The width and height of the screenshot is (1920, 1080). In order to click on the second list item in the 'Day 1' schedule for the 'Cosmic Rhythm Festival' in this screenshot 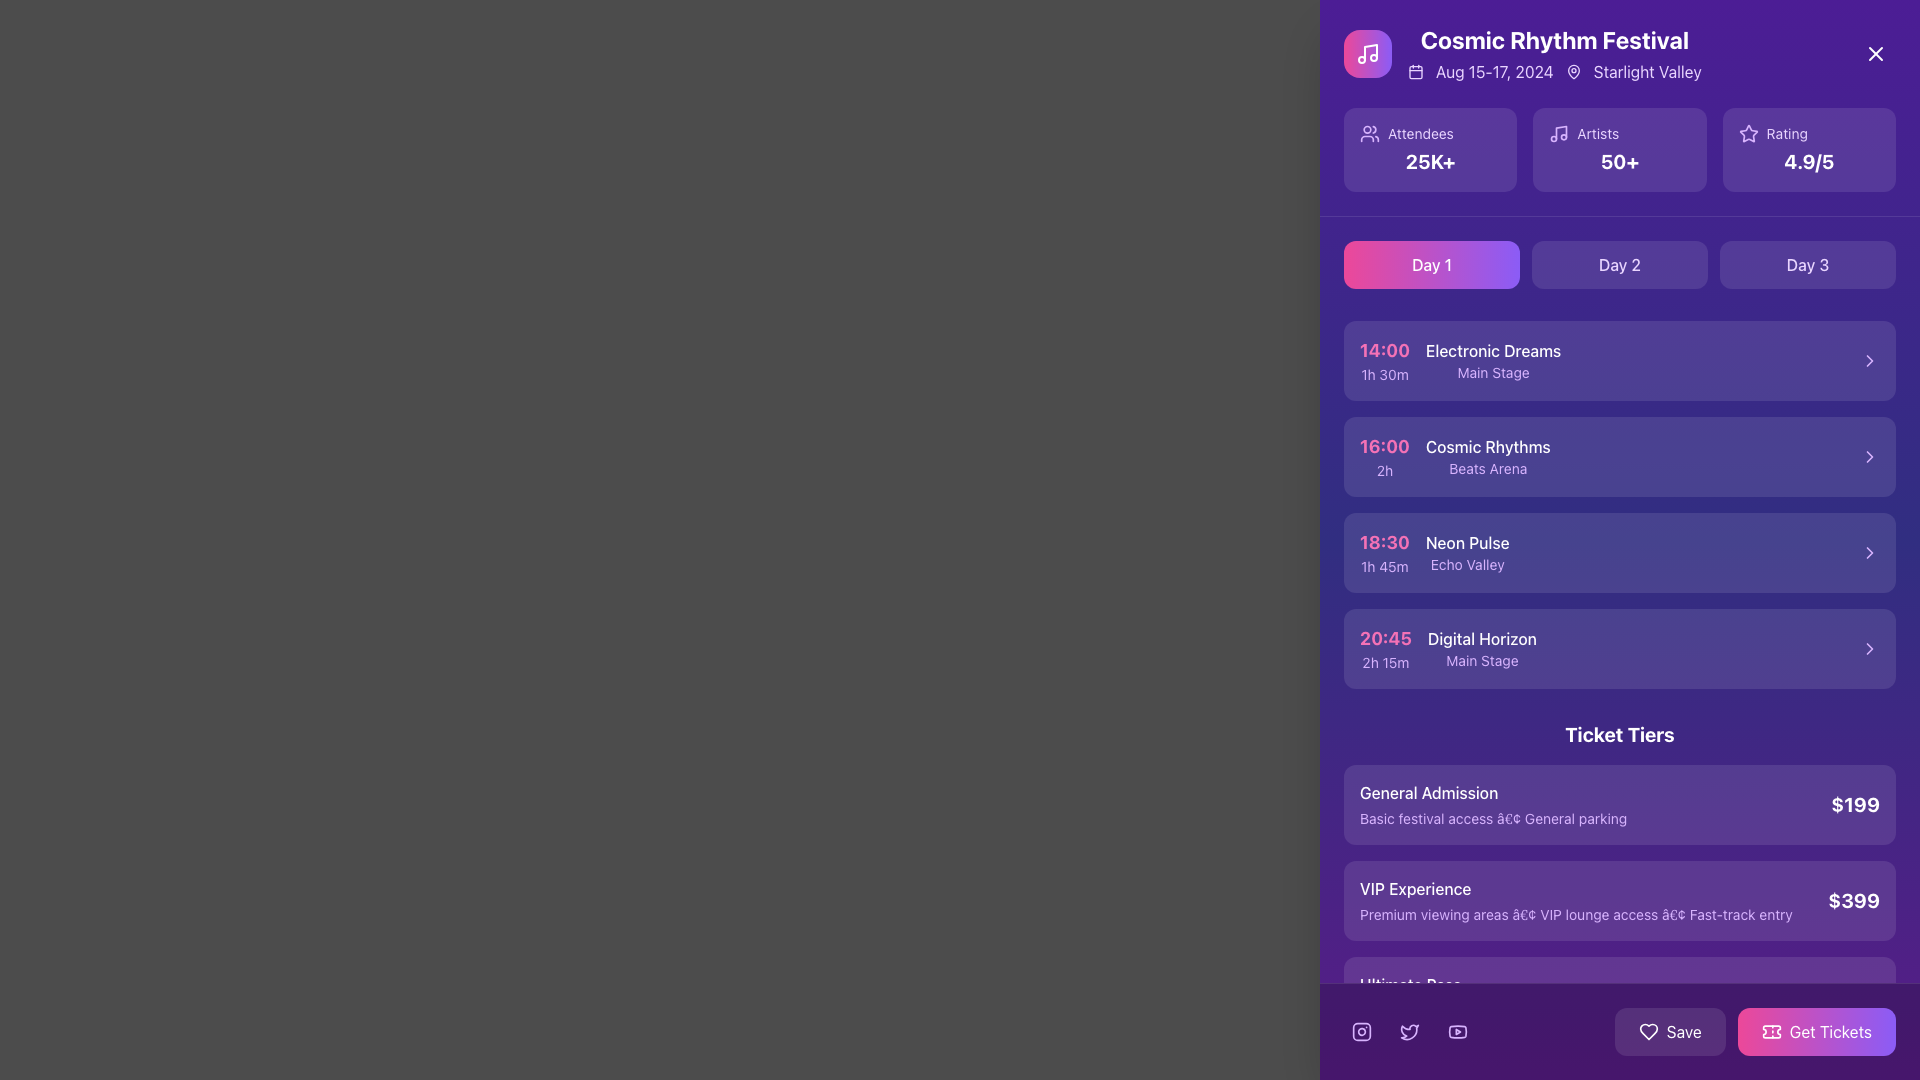, I will do `click(1455, 456)`.